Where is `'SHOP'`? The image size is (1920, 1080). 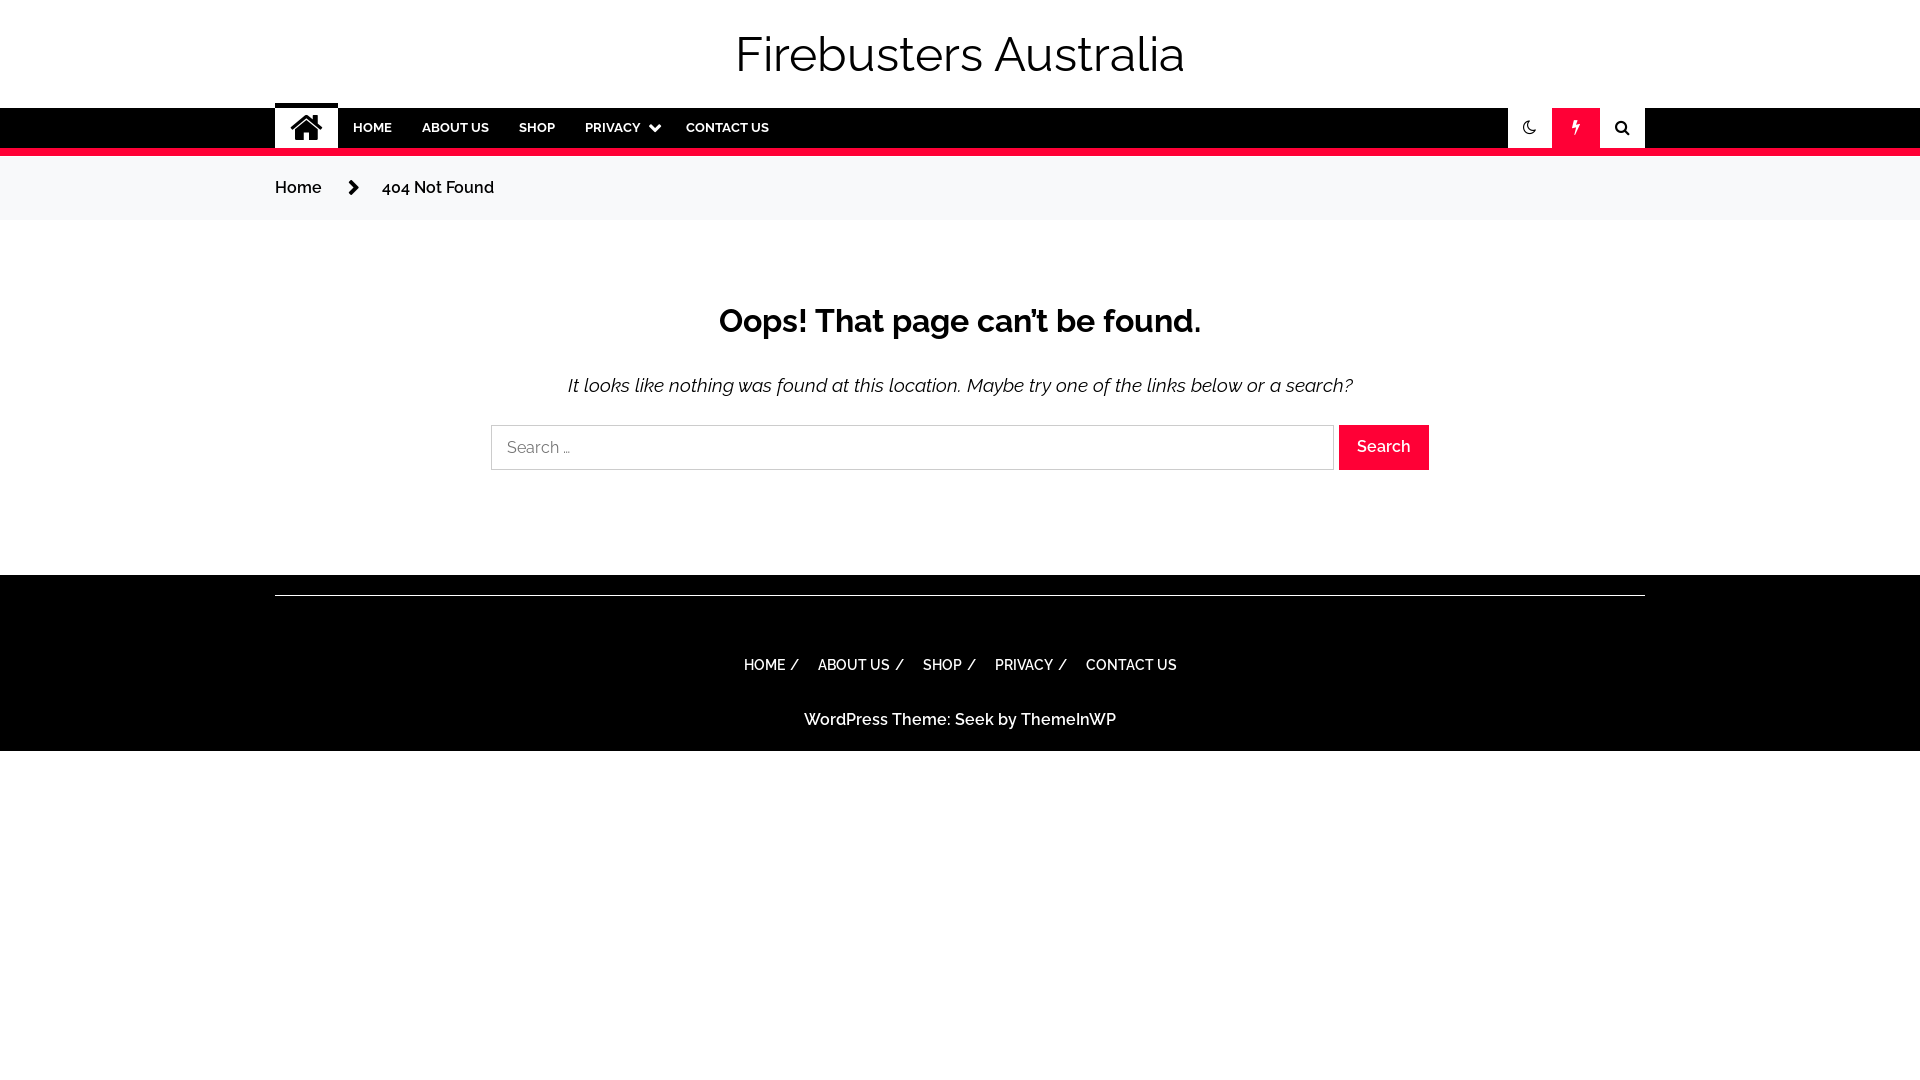 'SHOP' is located at coordinates (537, 127).